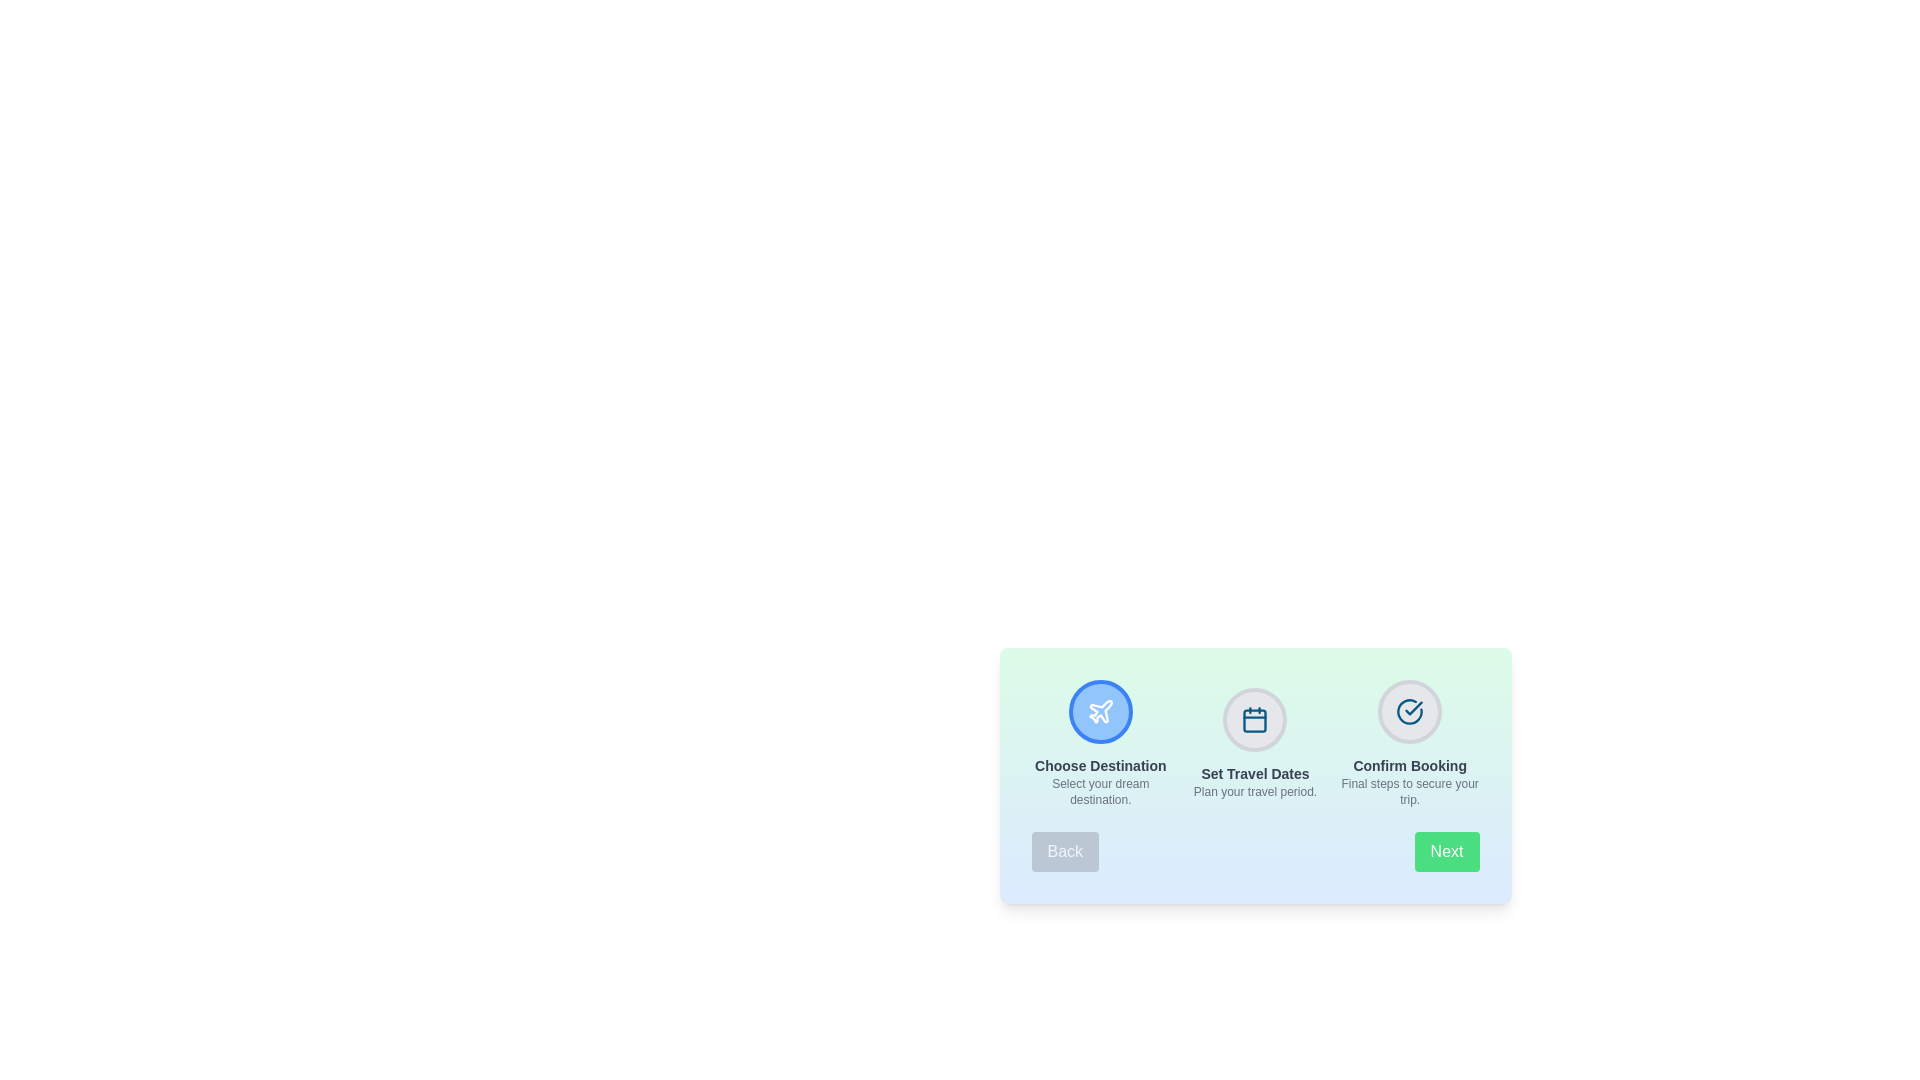 The height and width of the screenshot is (1080, 1920). What do you see at coordinates (1098, 744) in the screenshot?
I see `the text descriptions for each step` at bounding box center [1098, 744].